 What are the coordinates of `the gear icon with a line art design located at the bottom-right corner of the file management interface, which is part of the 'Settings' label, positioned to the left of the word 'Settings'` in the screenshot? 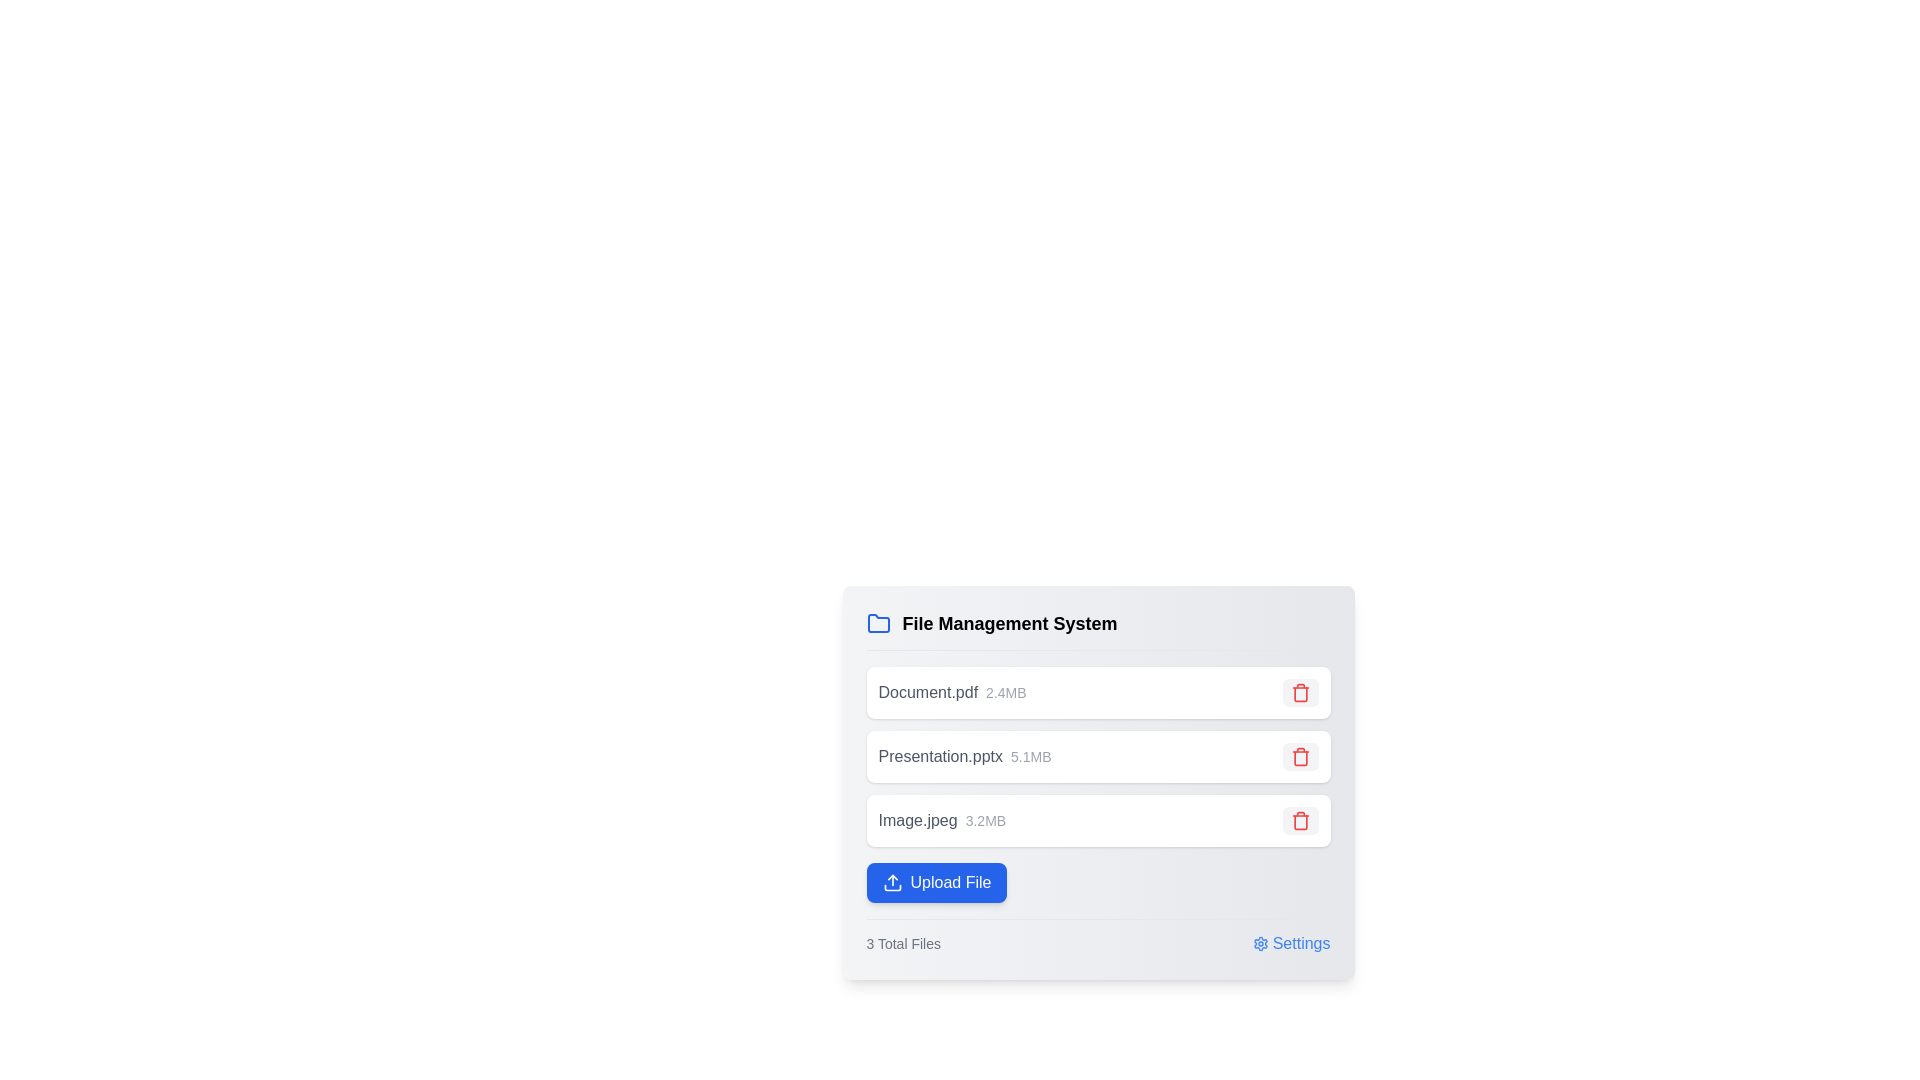 It's located at (1259, 944).